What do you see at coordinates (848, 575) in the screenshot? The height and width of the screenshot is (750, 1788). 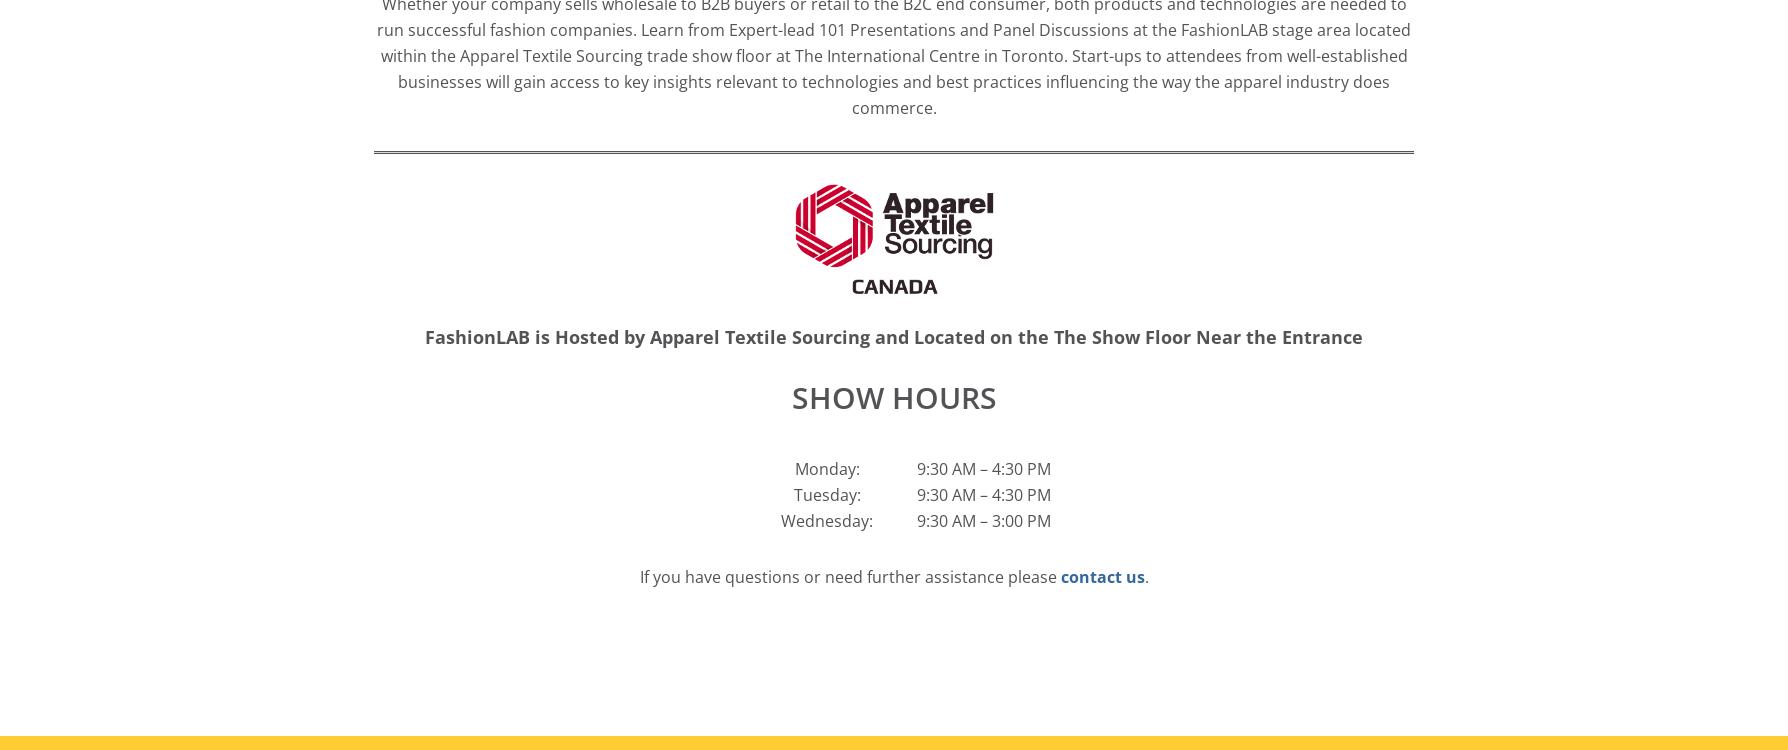 I see `'If you have questions or need further assistance please'` at bounding box center [848, 575].